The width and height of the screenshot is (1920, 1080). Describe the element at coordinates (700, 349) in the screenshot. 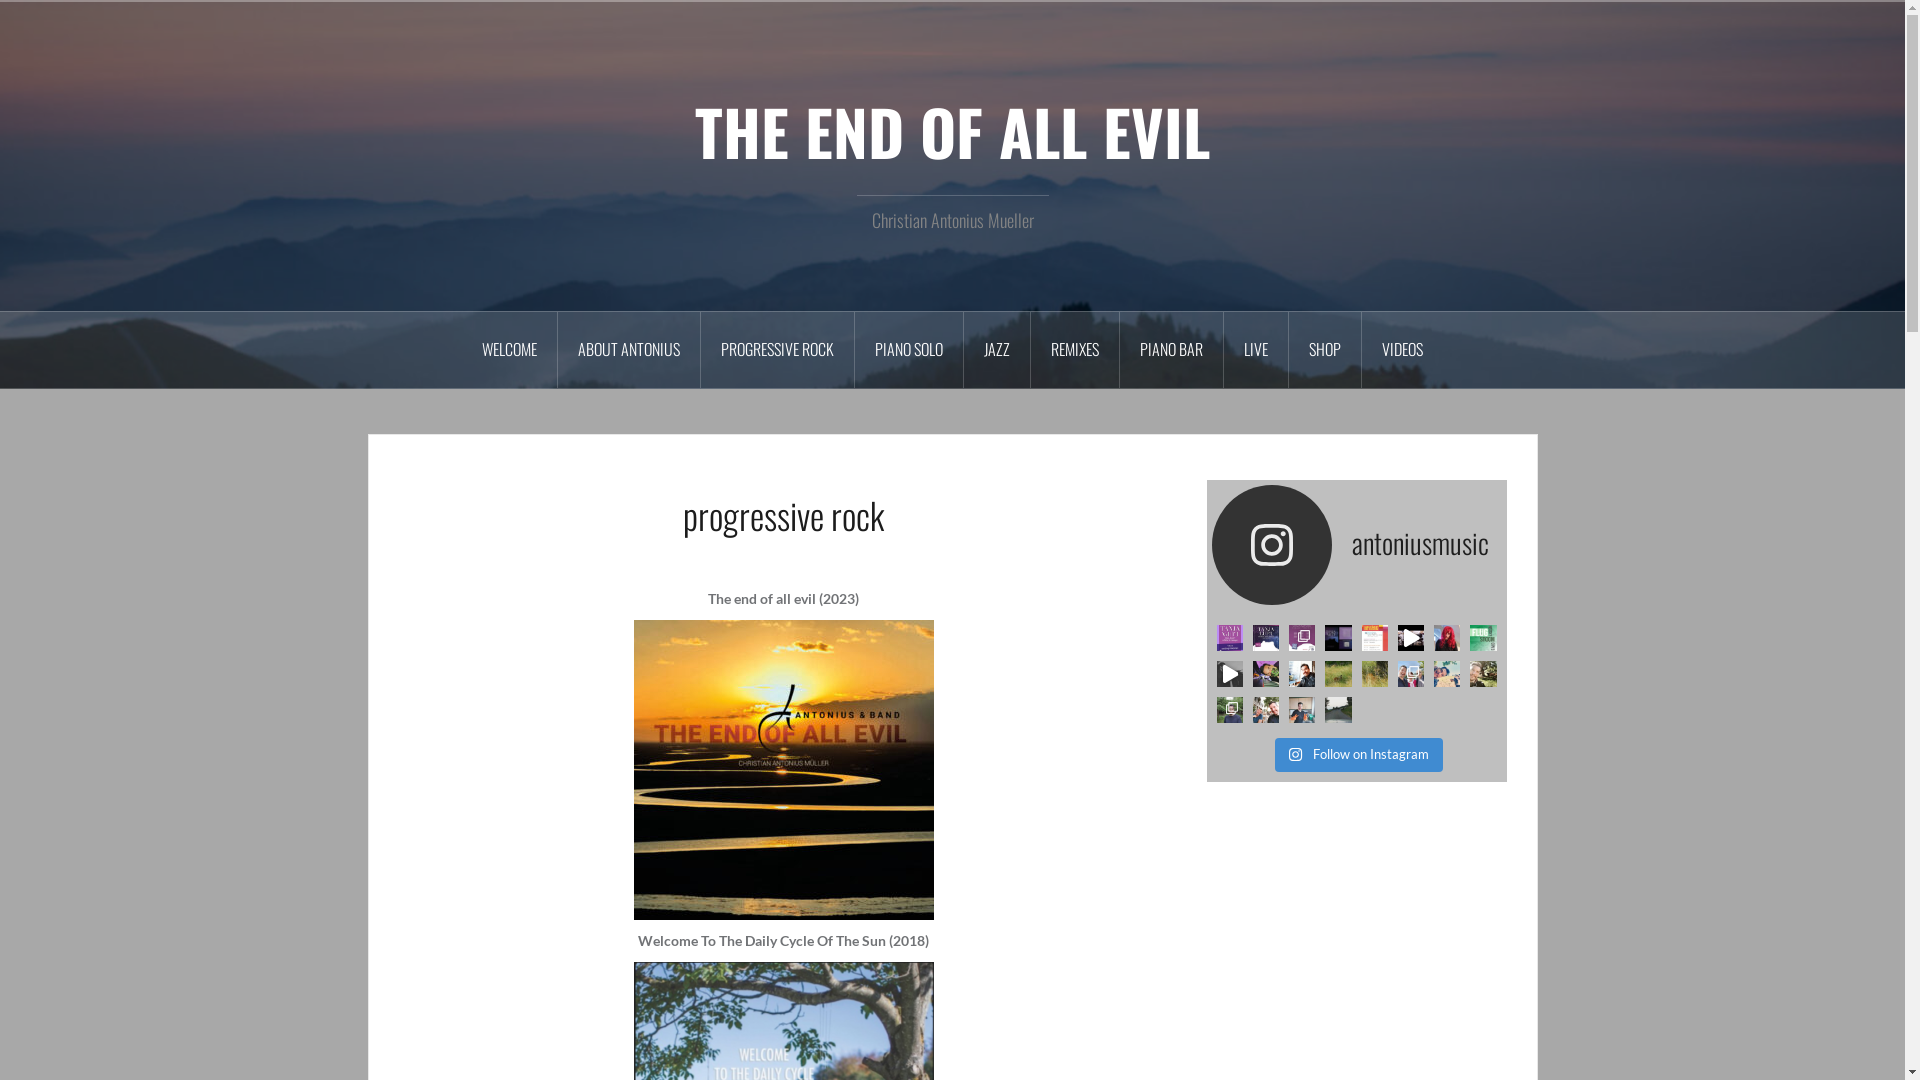

I see `'PROGRESSIVE ROCK'` at that location.